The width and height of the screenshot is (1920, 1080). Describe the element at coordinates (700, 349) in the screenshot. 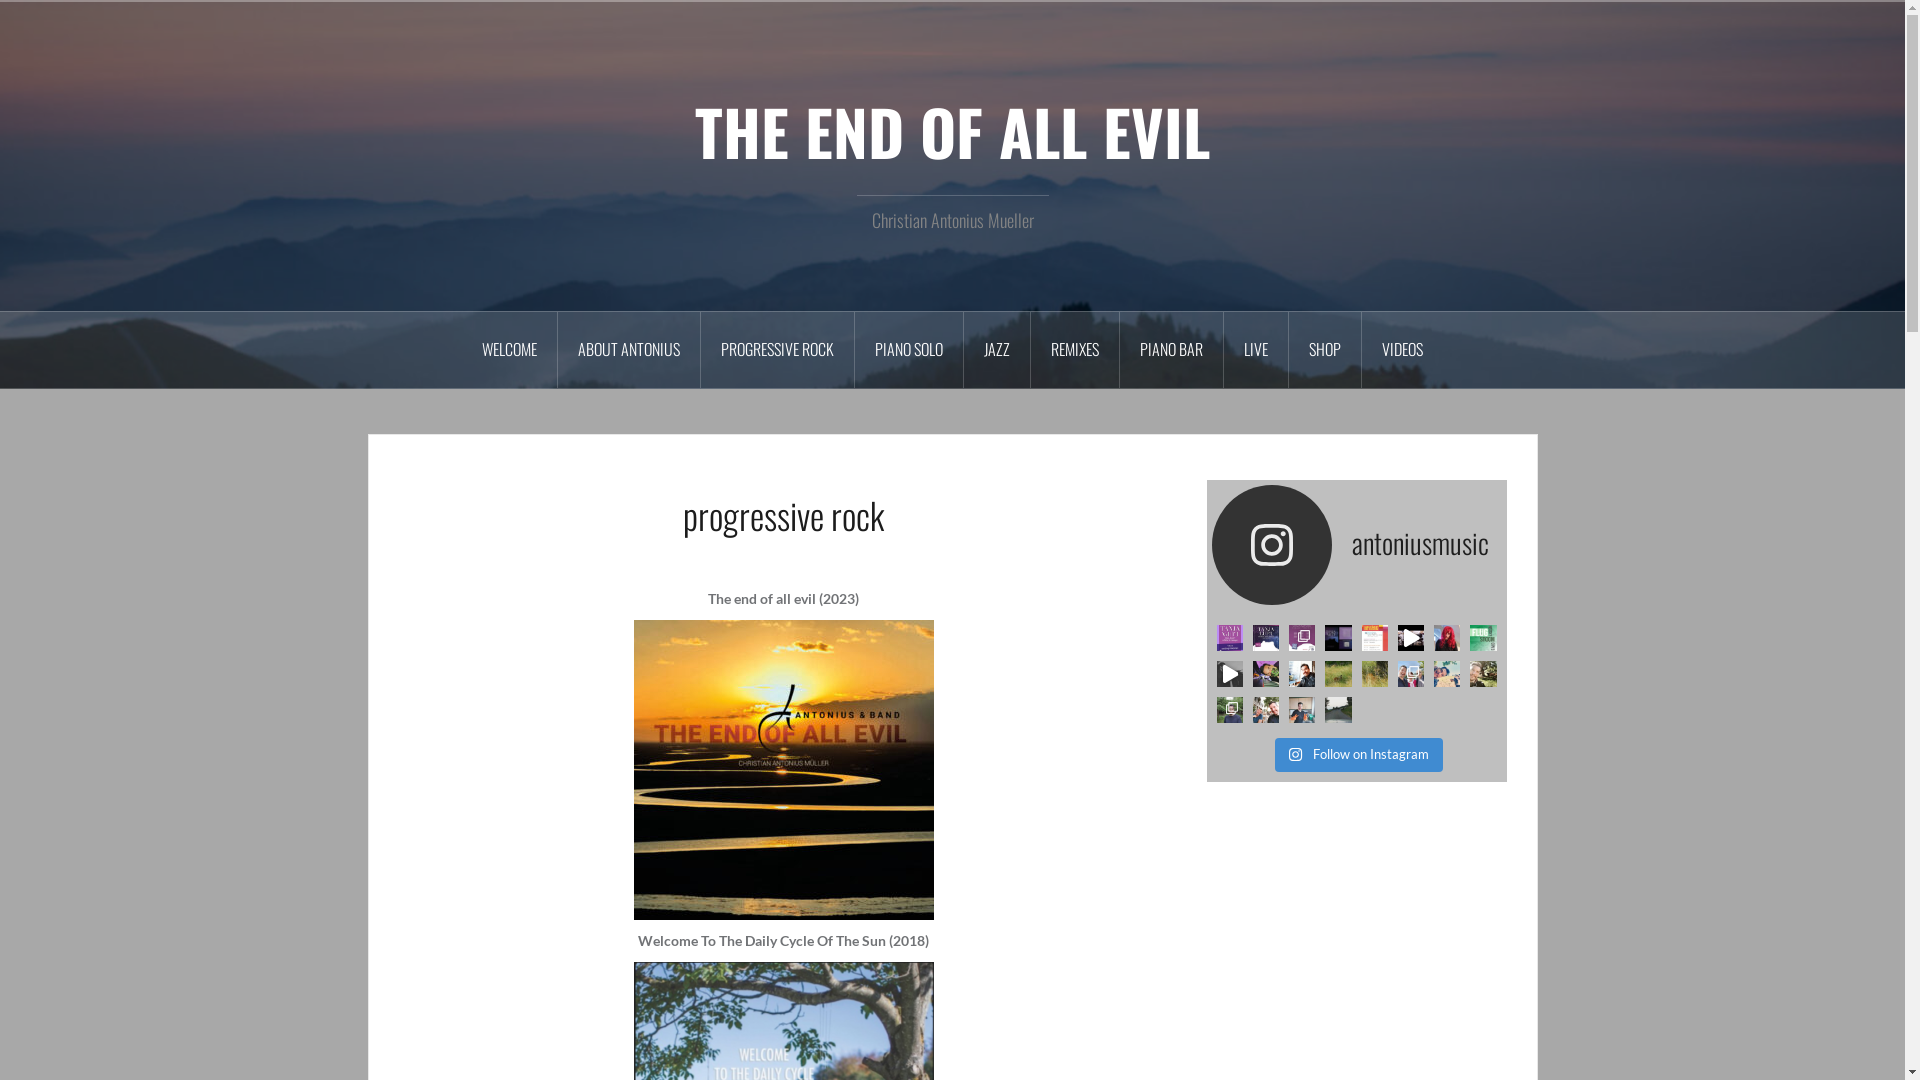

I see `'PROGRESSIVE ROCK'` at that location.